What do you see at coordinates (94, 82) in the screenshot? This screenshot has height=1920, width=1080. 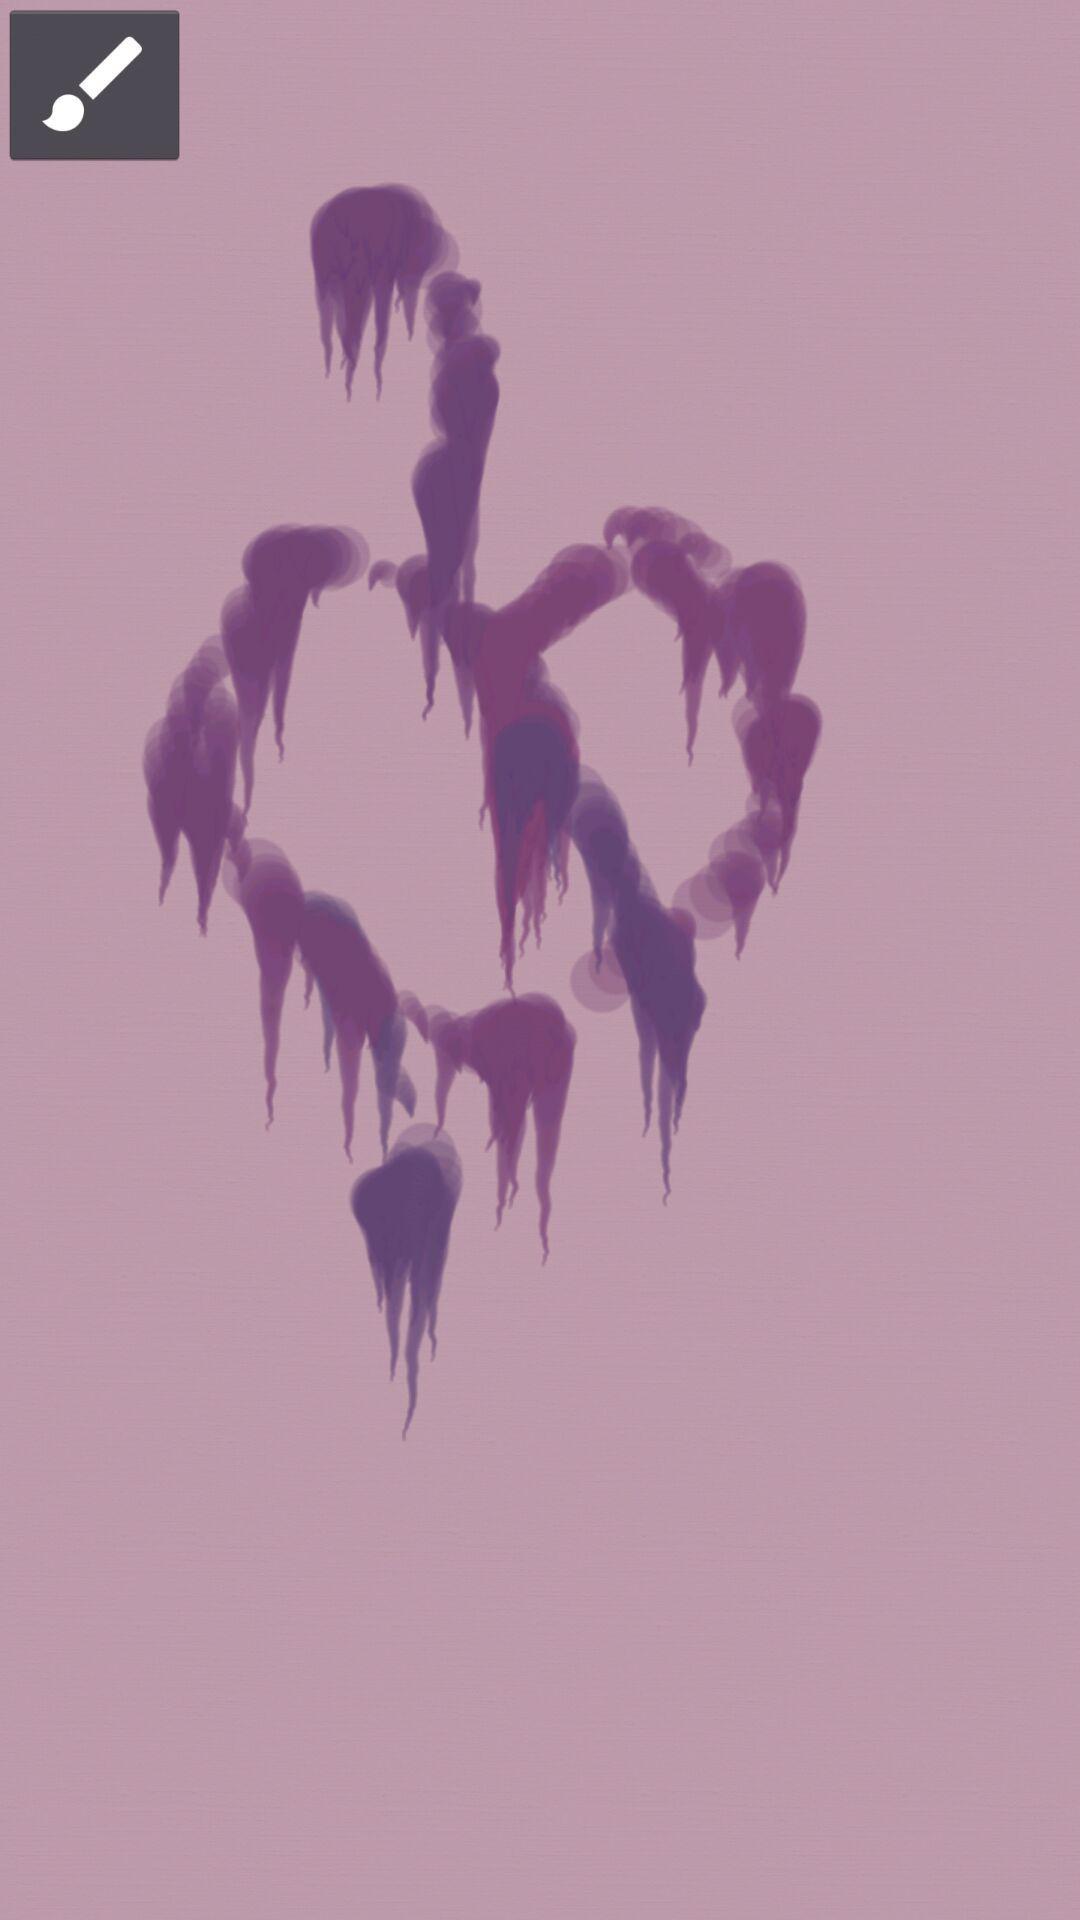 I see `the edit icon` at bounding box center [94, 82].